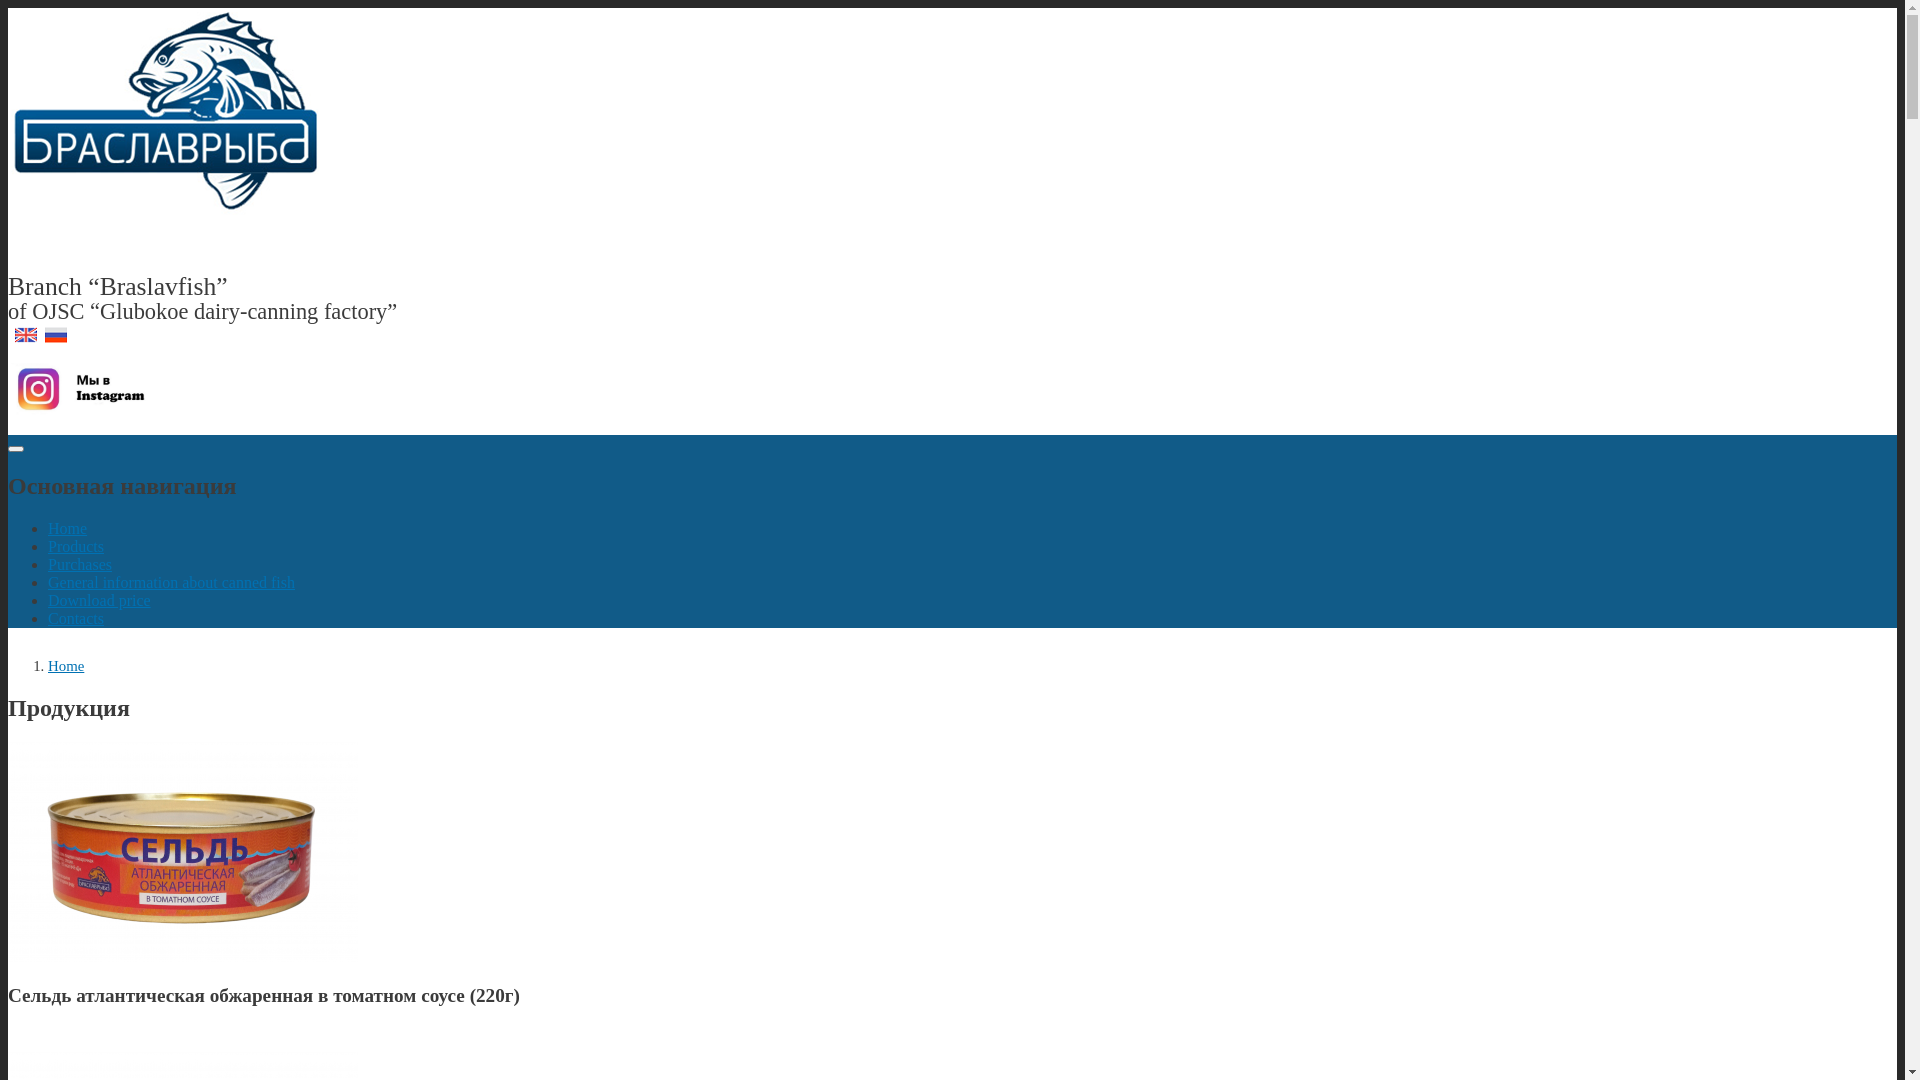  Describe the element at coordinates (48, 599) in the screenshot. I see `'Download price'` at that location.